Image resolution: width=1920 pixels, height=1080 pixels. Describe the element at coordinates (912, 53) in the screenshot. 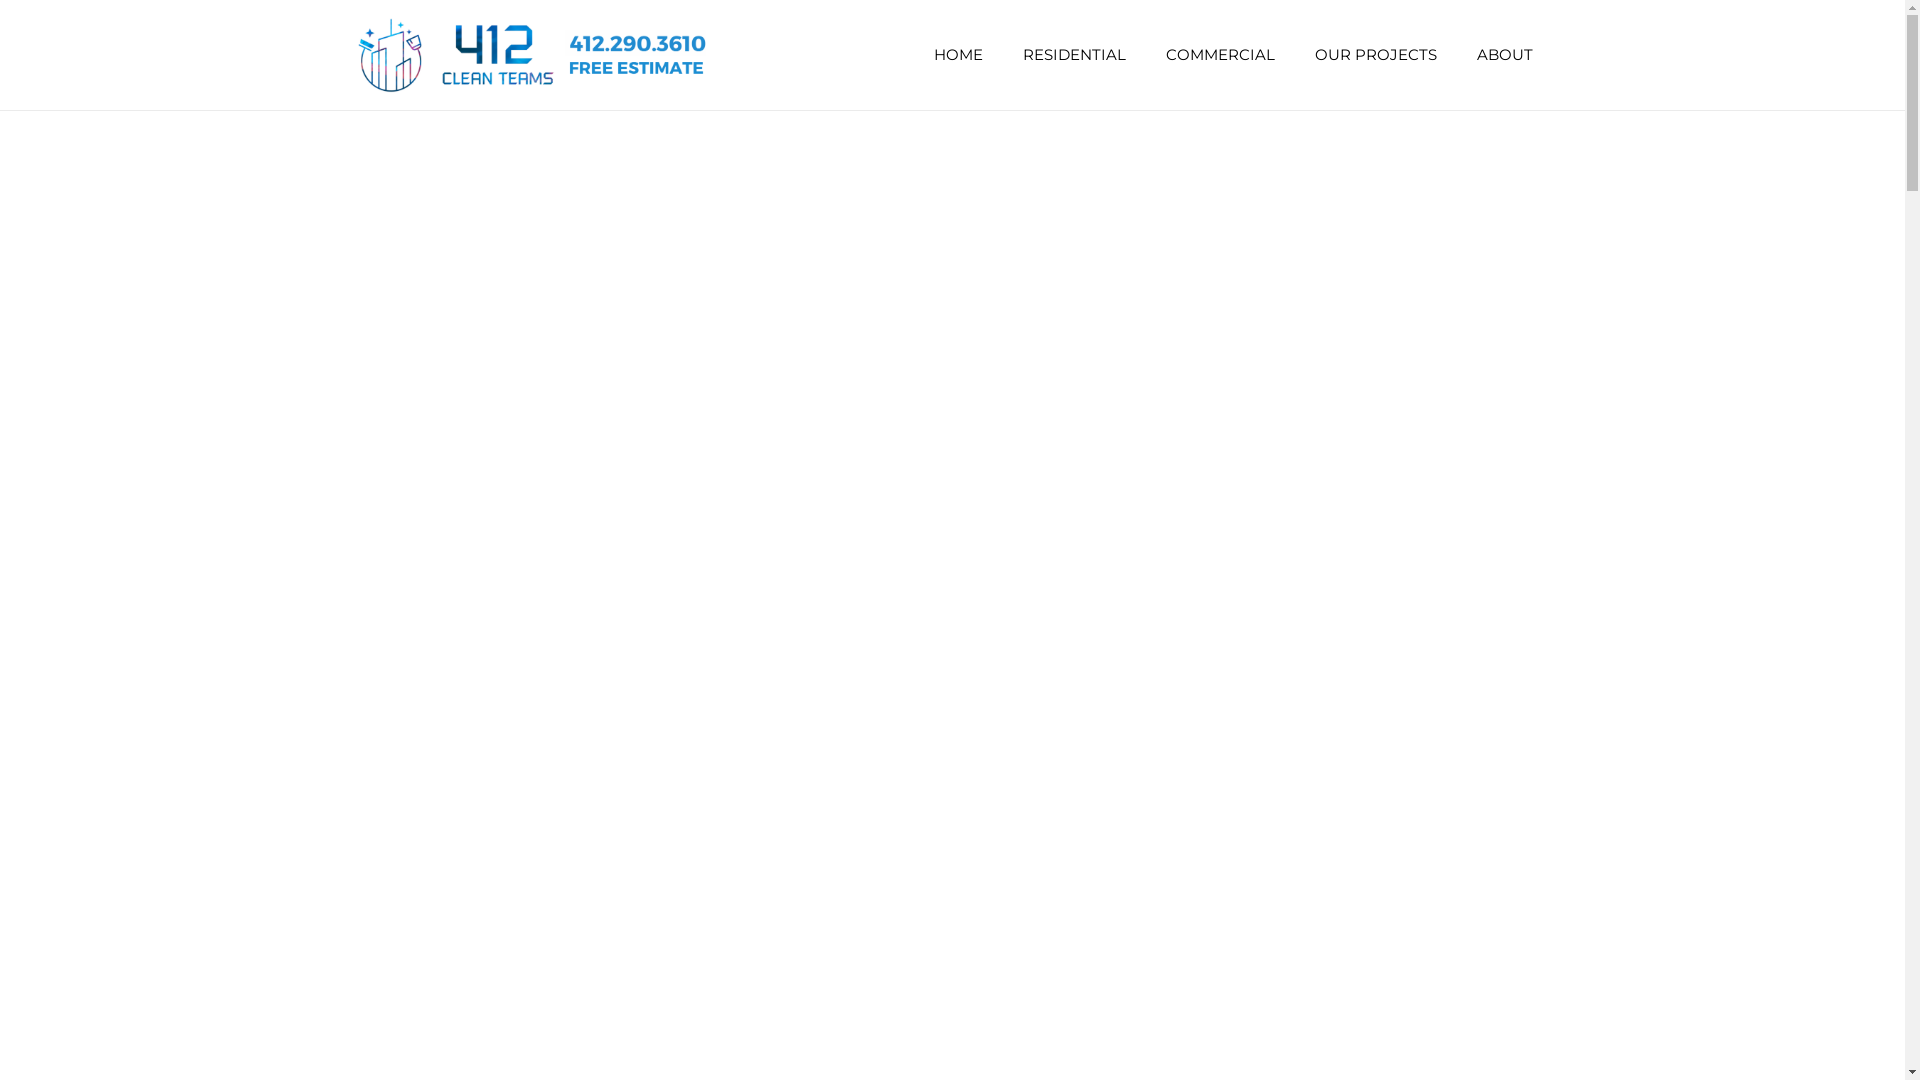

I see `'HOME'` at that location.